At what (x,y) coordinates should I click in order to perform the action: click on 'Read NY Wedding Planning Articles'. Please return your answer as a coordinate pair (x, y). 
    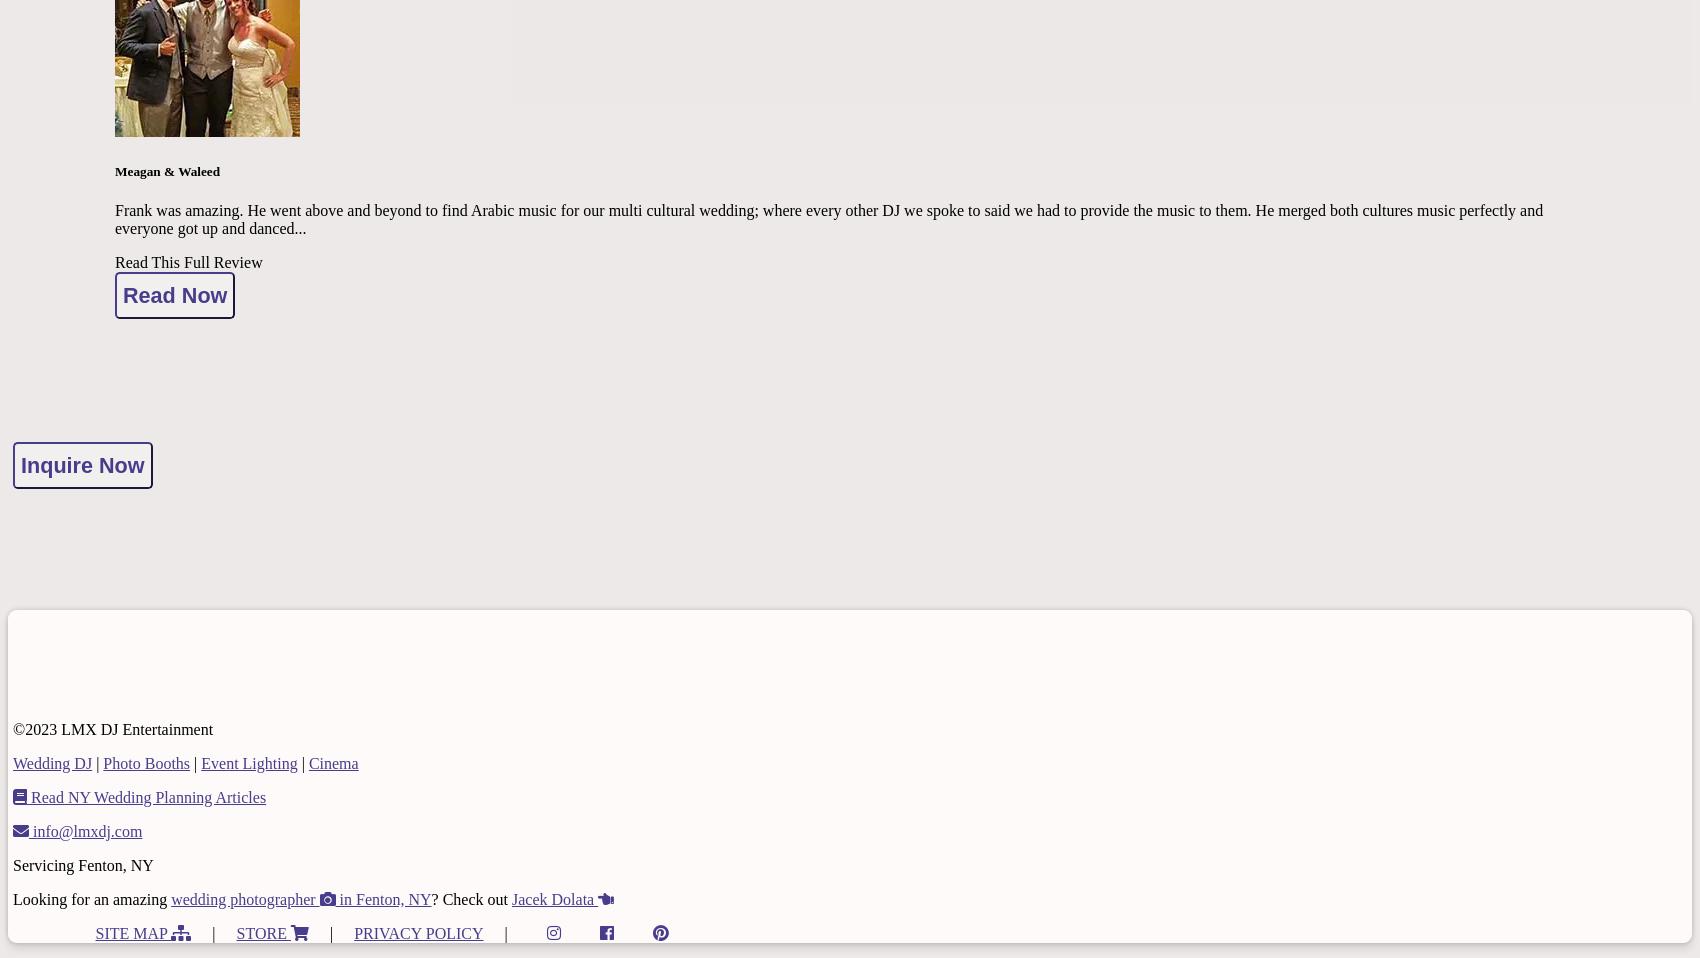
    Looking at the image, I should click on (145, 796).